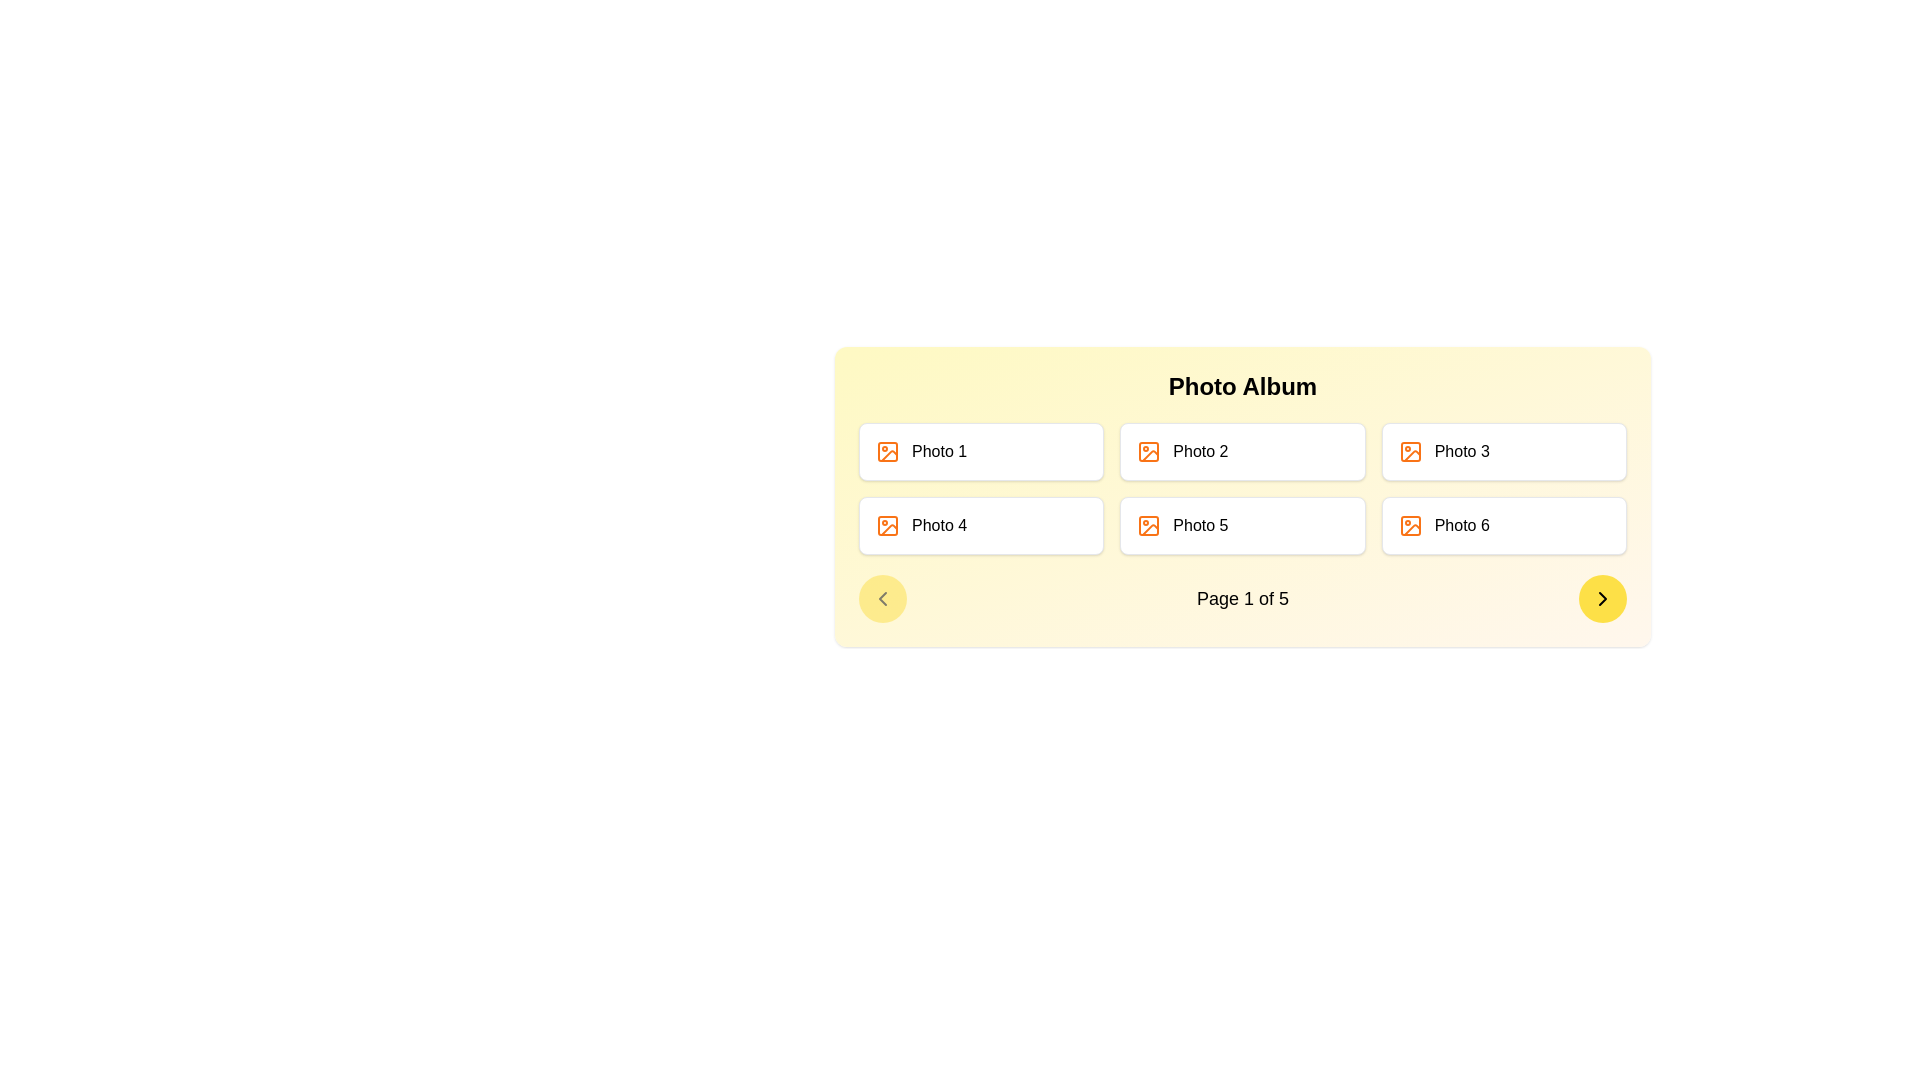  I want to click on the grid item labeled 'Photo 3', so click(1503, 451).